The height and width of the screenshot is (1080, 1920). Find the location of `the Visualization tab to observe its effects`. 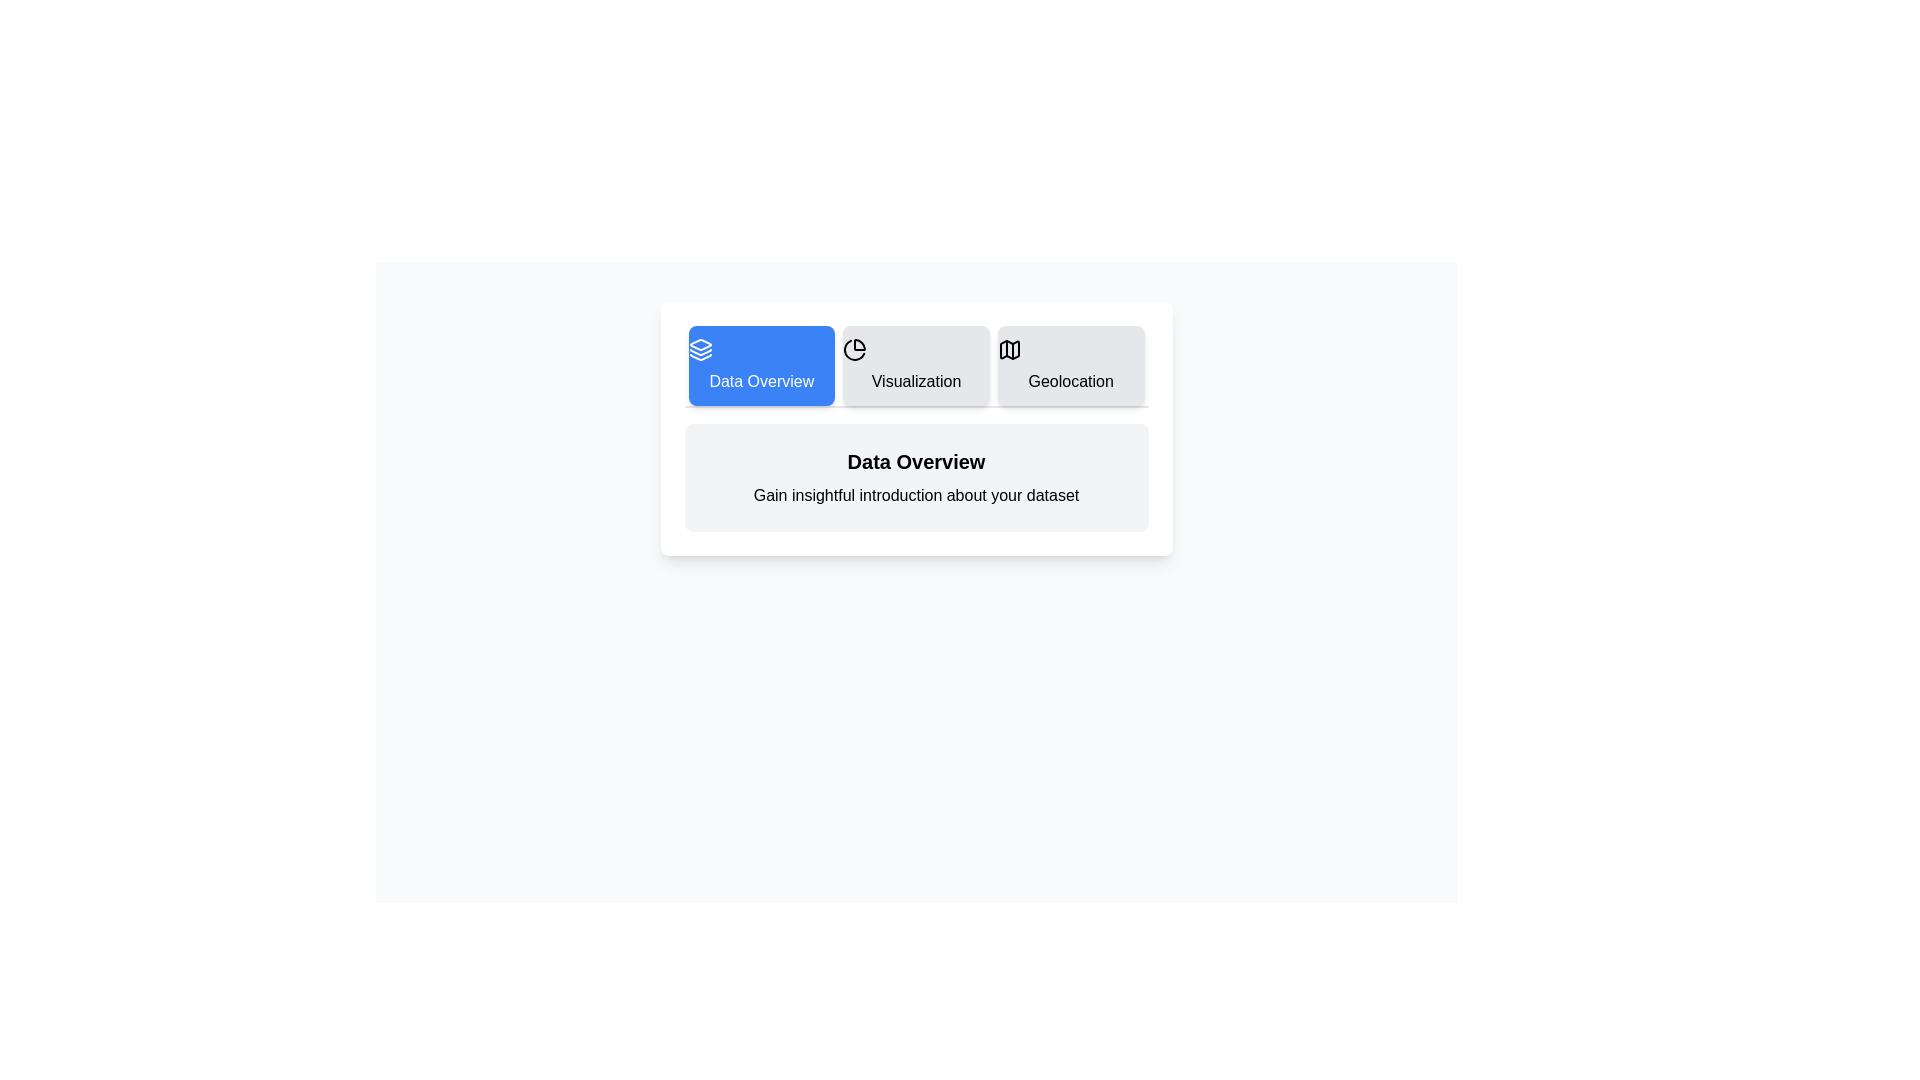

the Visualization tab to observe its effects is located at coordinates (915, 366).